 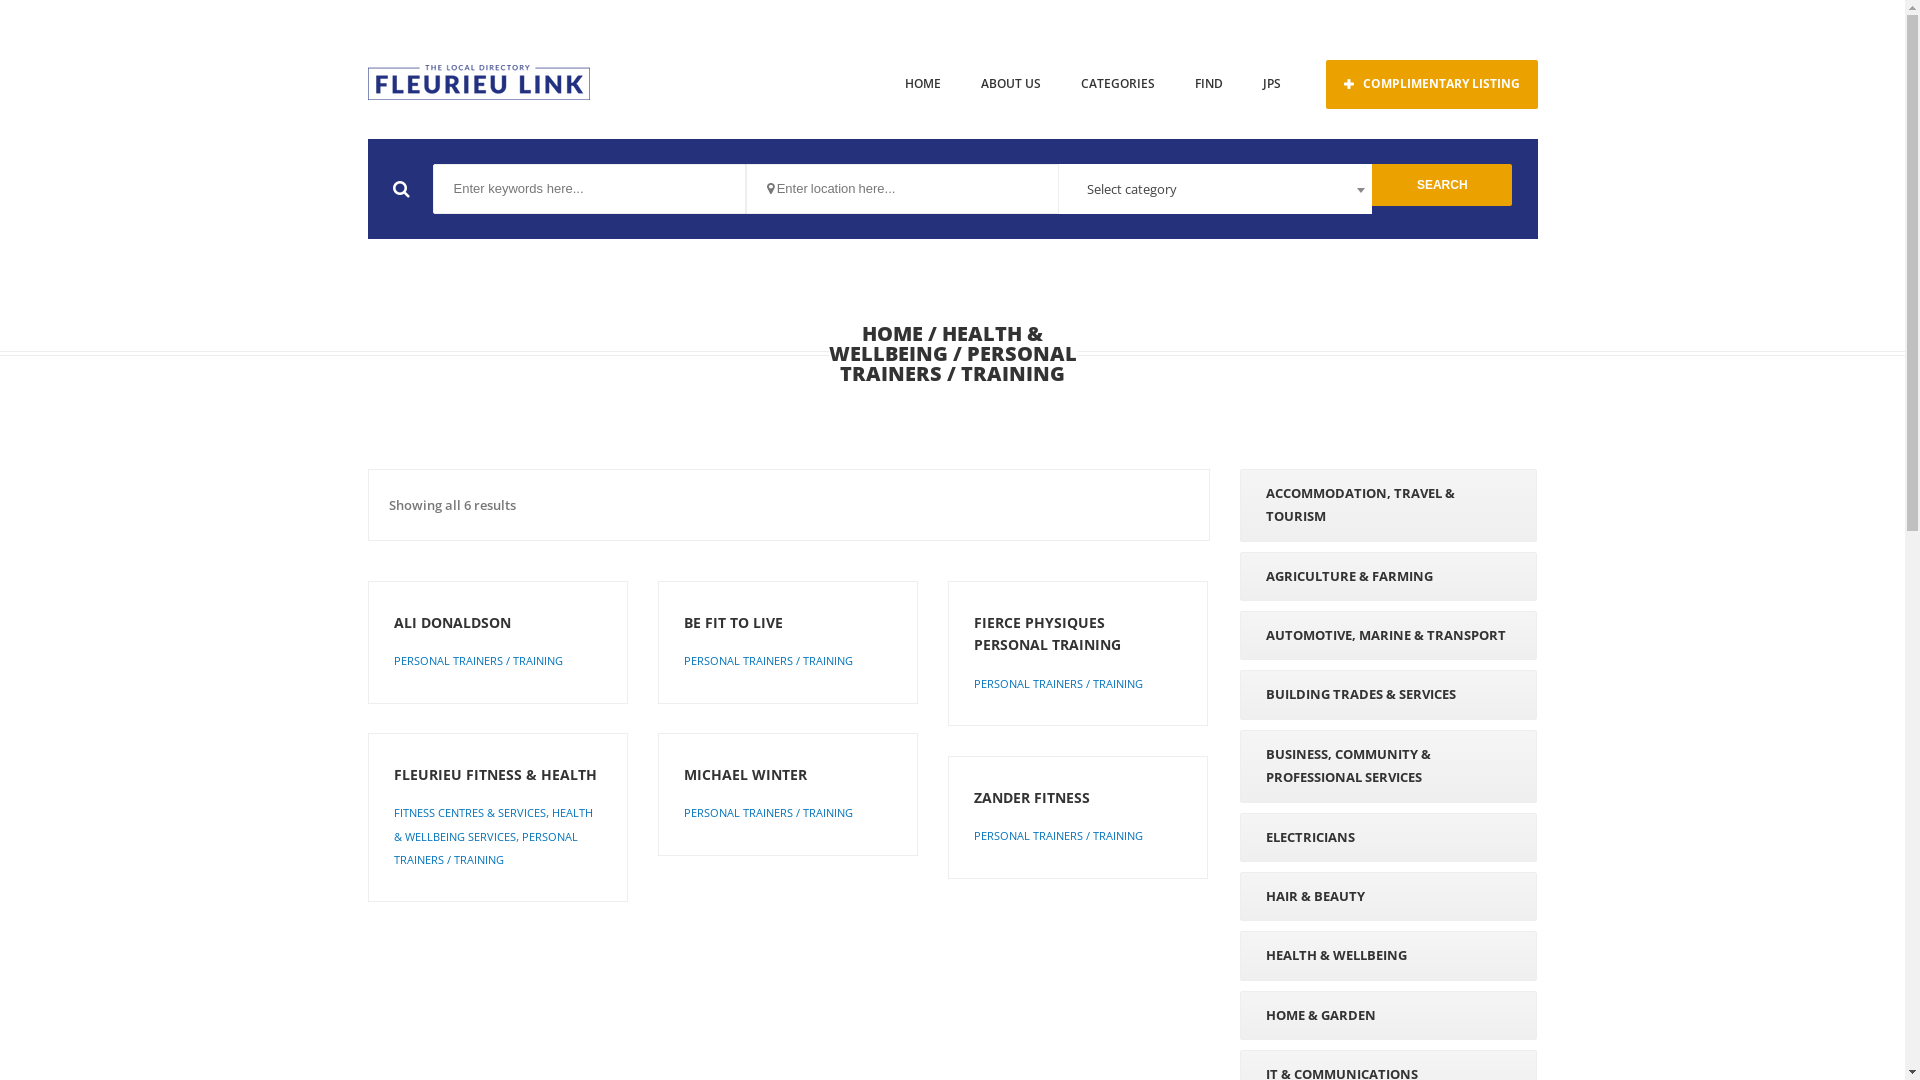 What do you see at coordinates (498, 622) in the screenshot?
I see `'ALI DONALDSON'` at bounding box center [498, 622].